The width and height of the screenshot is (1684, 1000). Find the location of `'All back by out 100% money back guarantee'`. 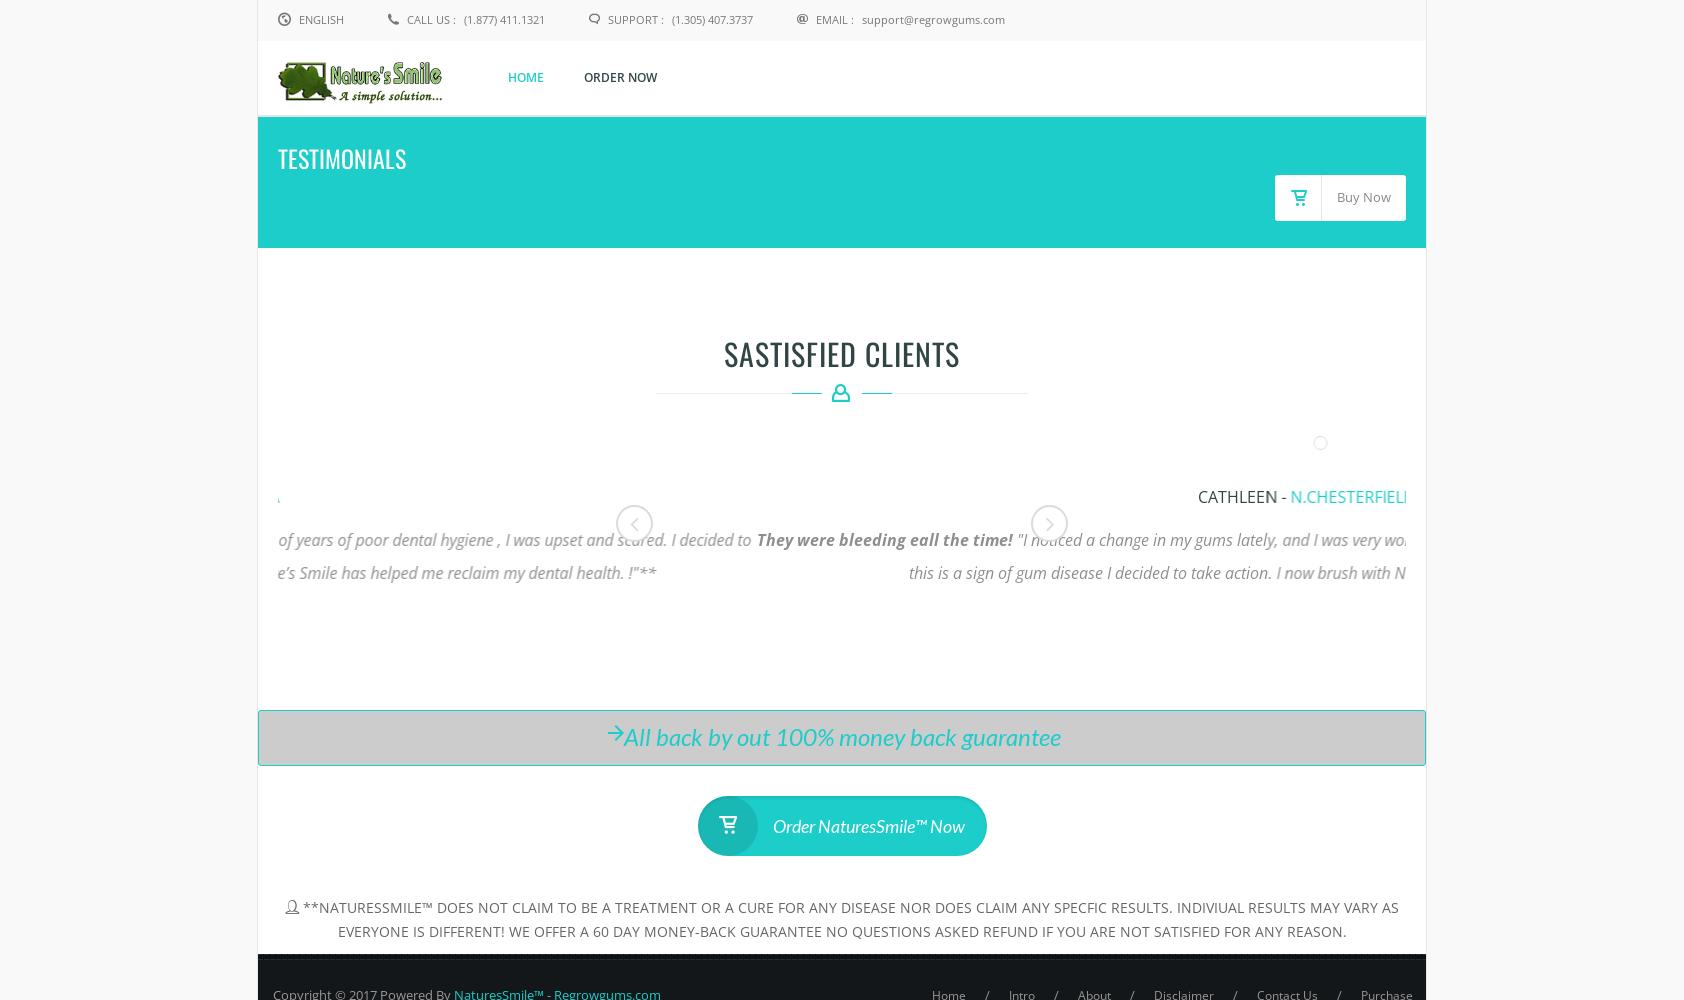

'All back by out 100% money back guarantee' is located at coordinates (841, 735).